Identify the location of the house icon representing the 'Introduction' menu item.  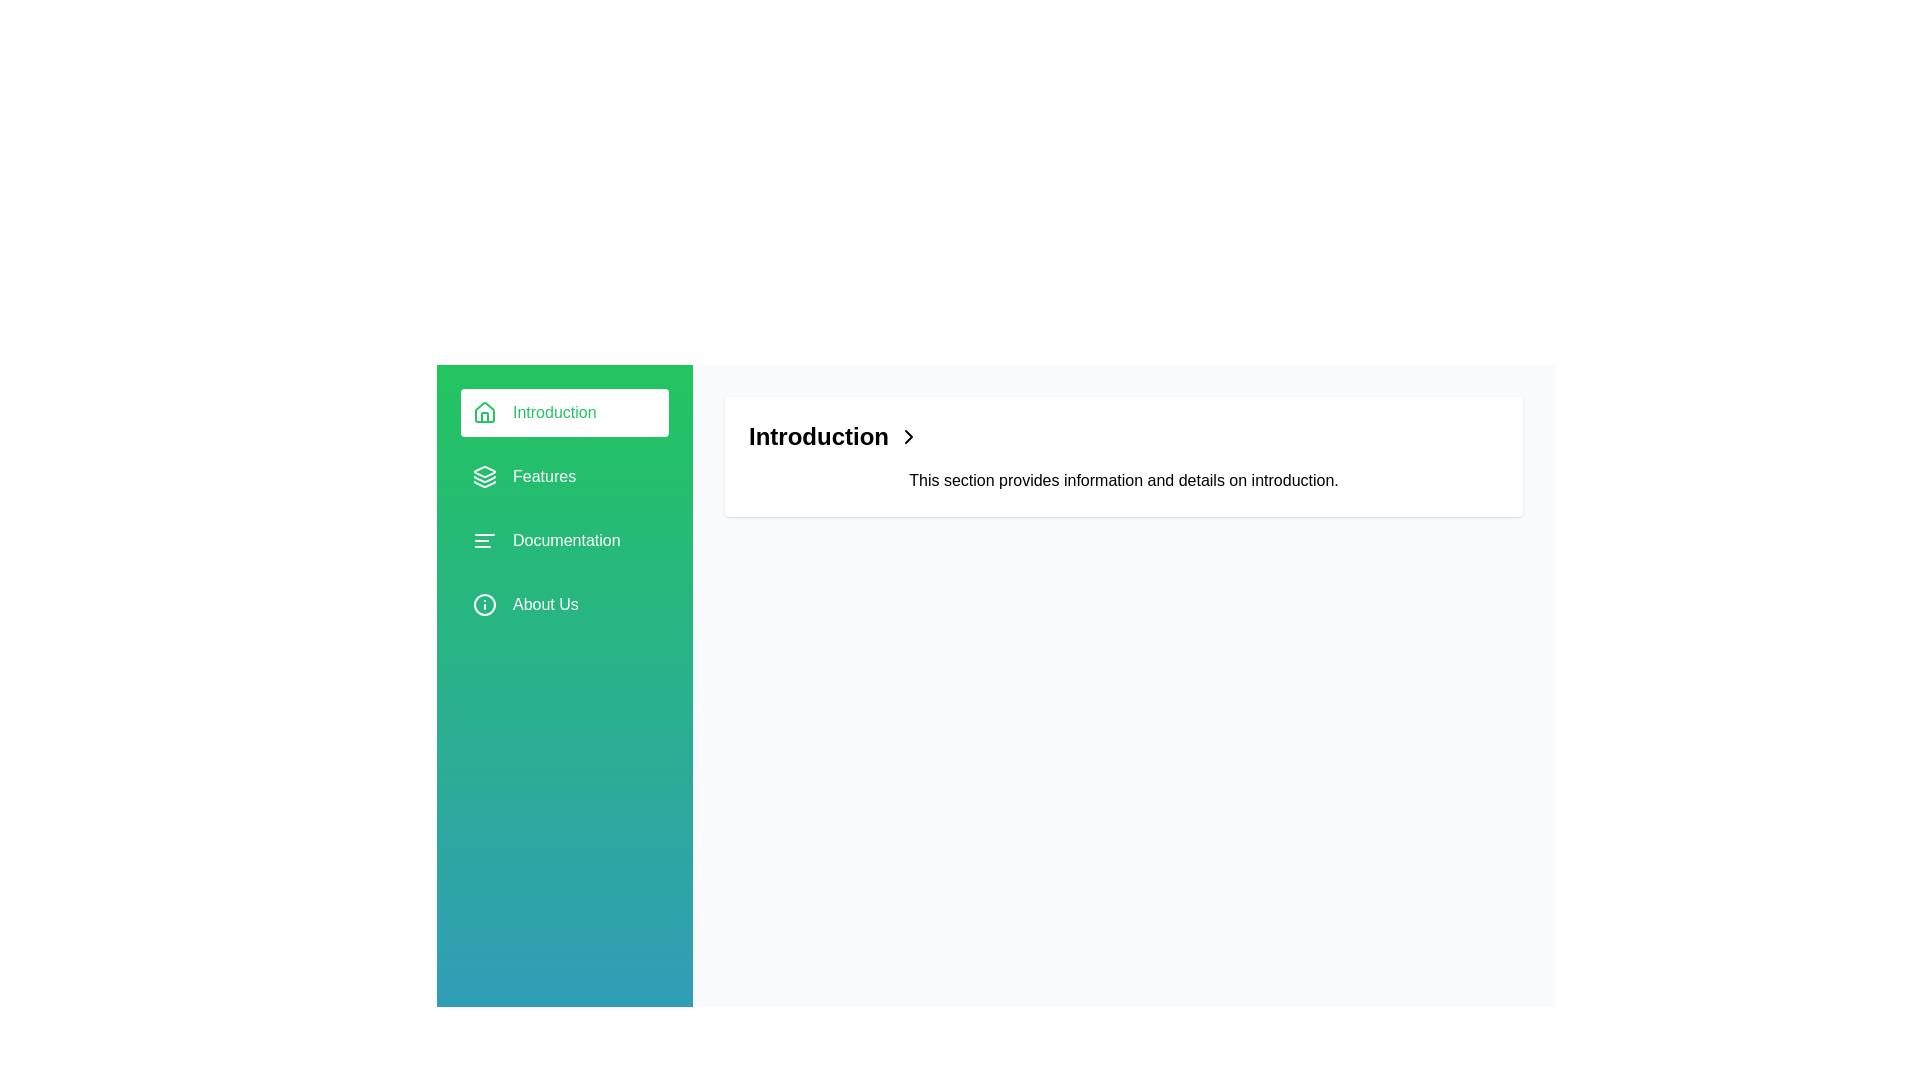
(484, 411).